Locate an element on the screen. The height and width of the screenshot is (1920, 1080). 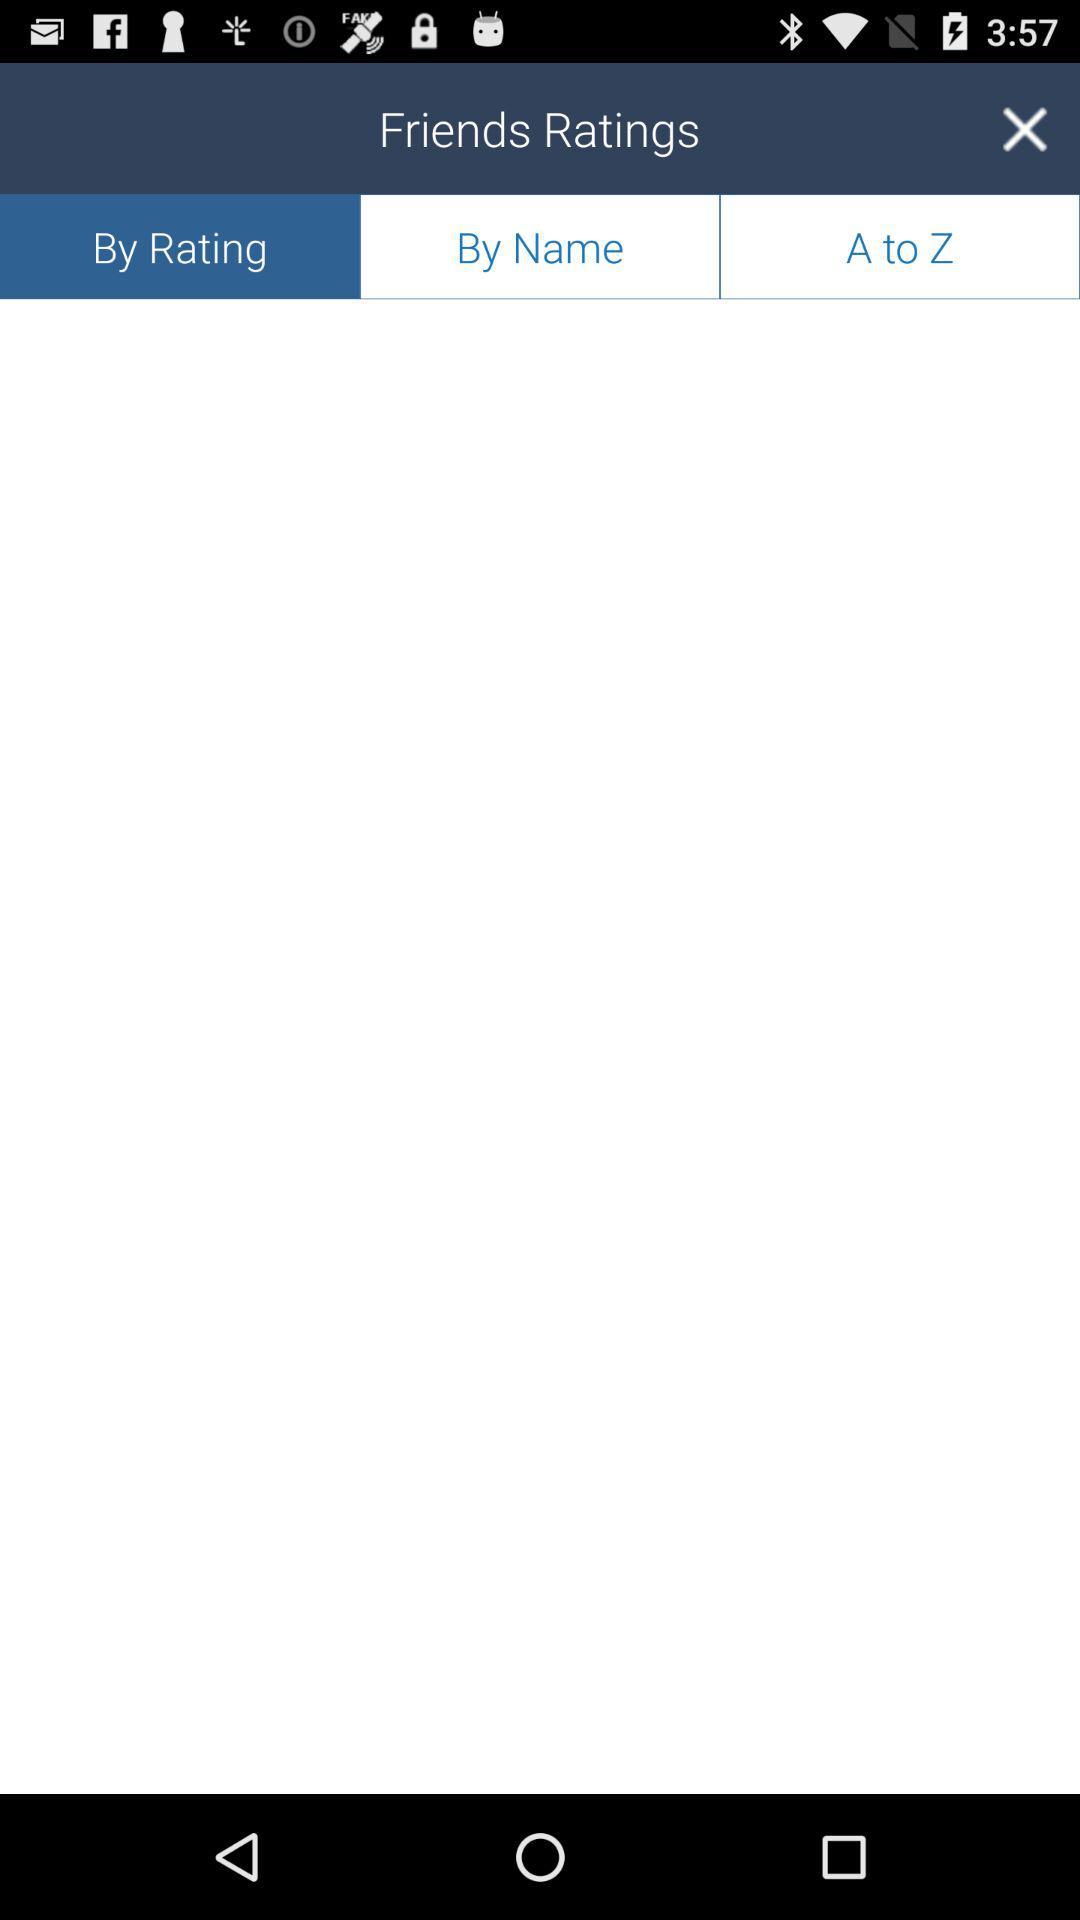
app to the right of by rating item is located at coordinates (540, 245).